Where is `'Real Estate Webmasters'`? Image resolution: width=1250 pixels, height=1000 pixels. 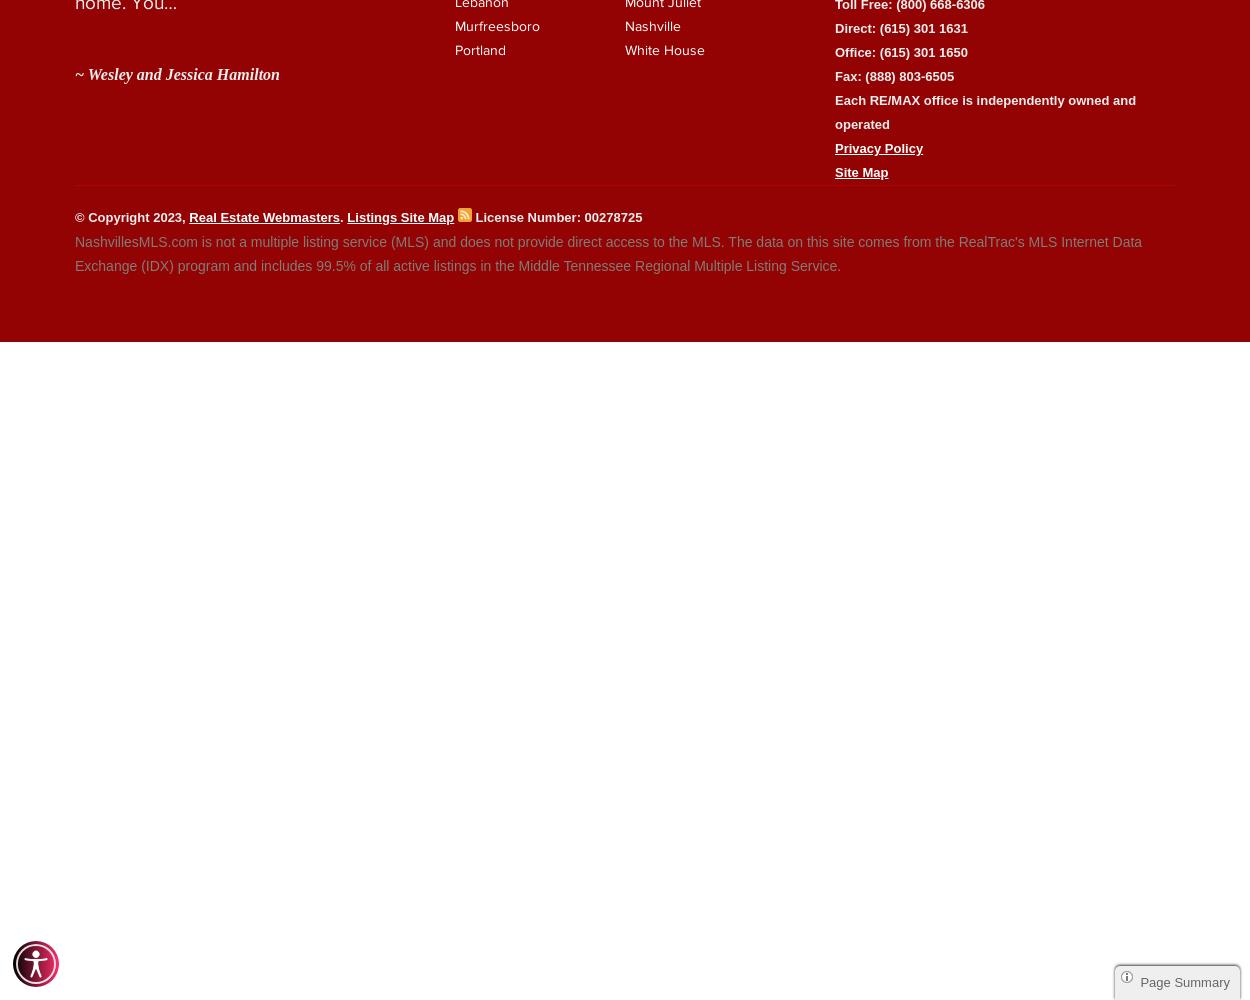
'Real Estate Webmasters' is located at coordinates (264, 215).